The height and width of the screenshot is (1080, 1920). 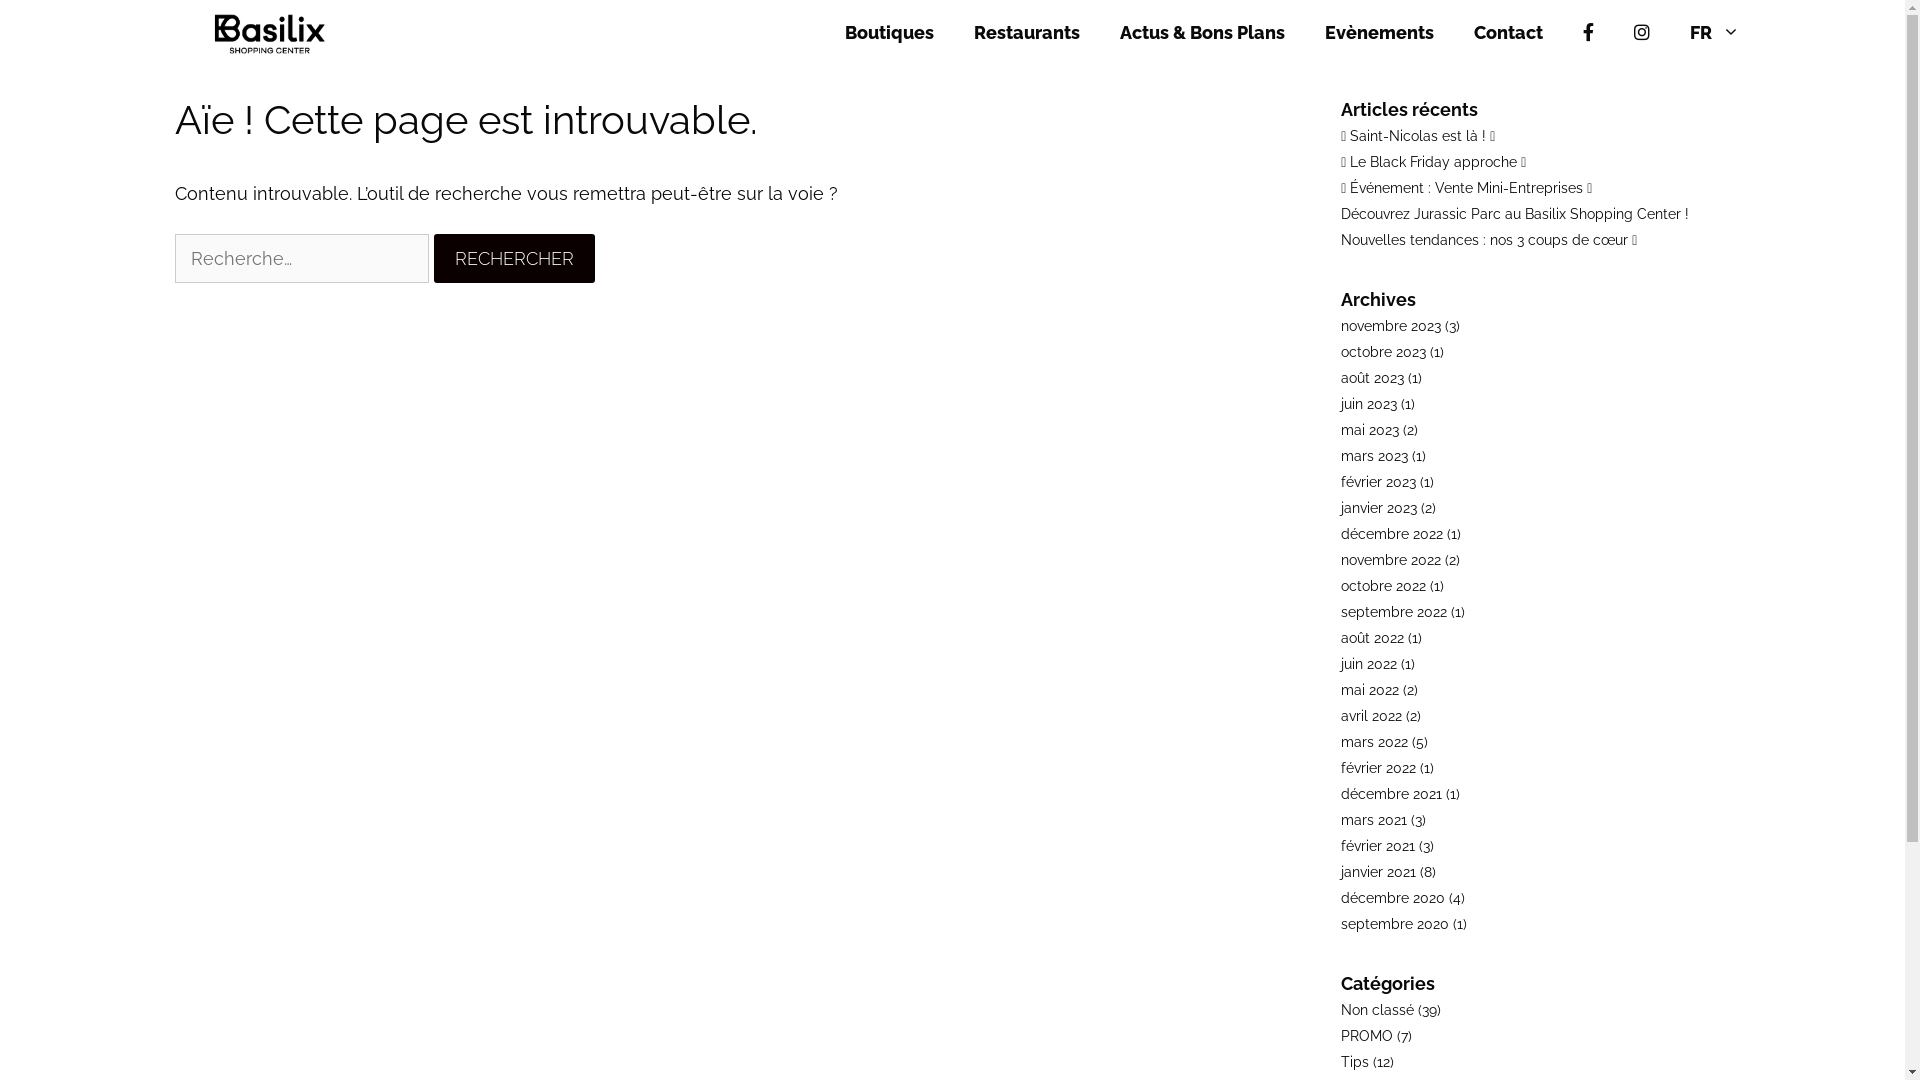 I want to click on 'Rechercher', so click(x=514, y=257).